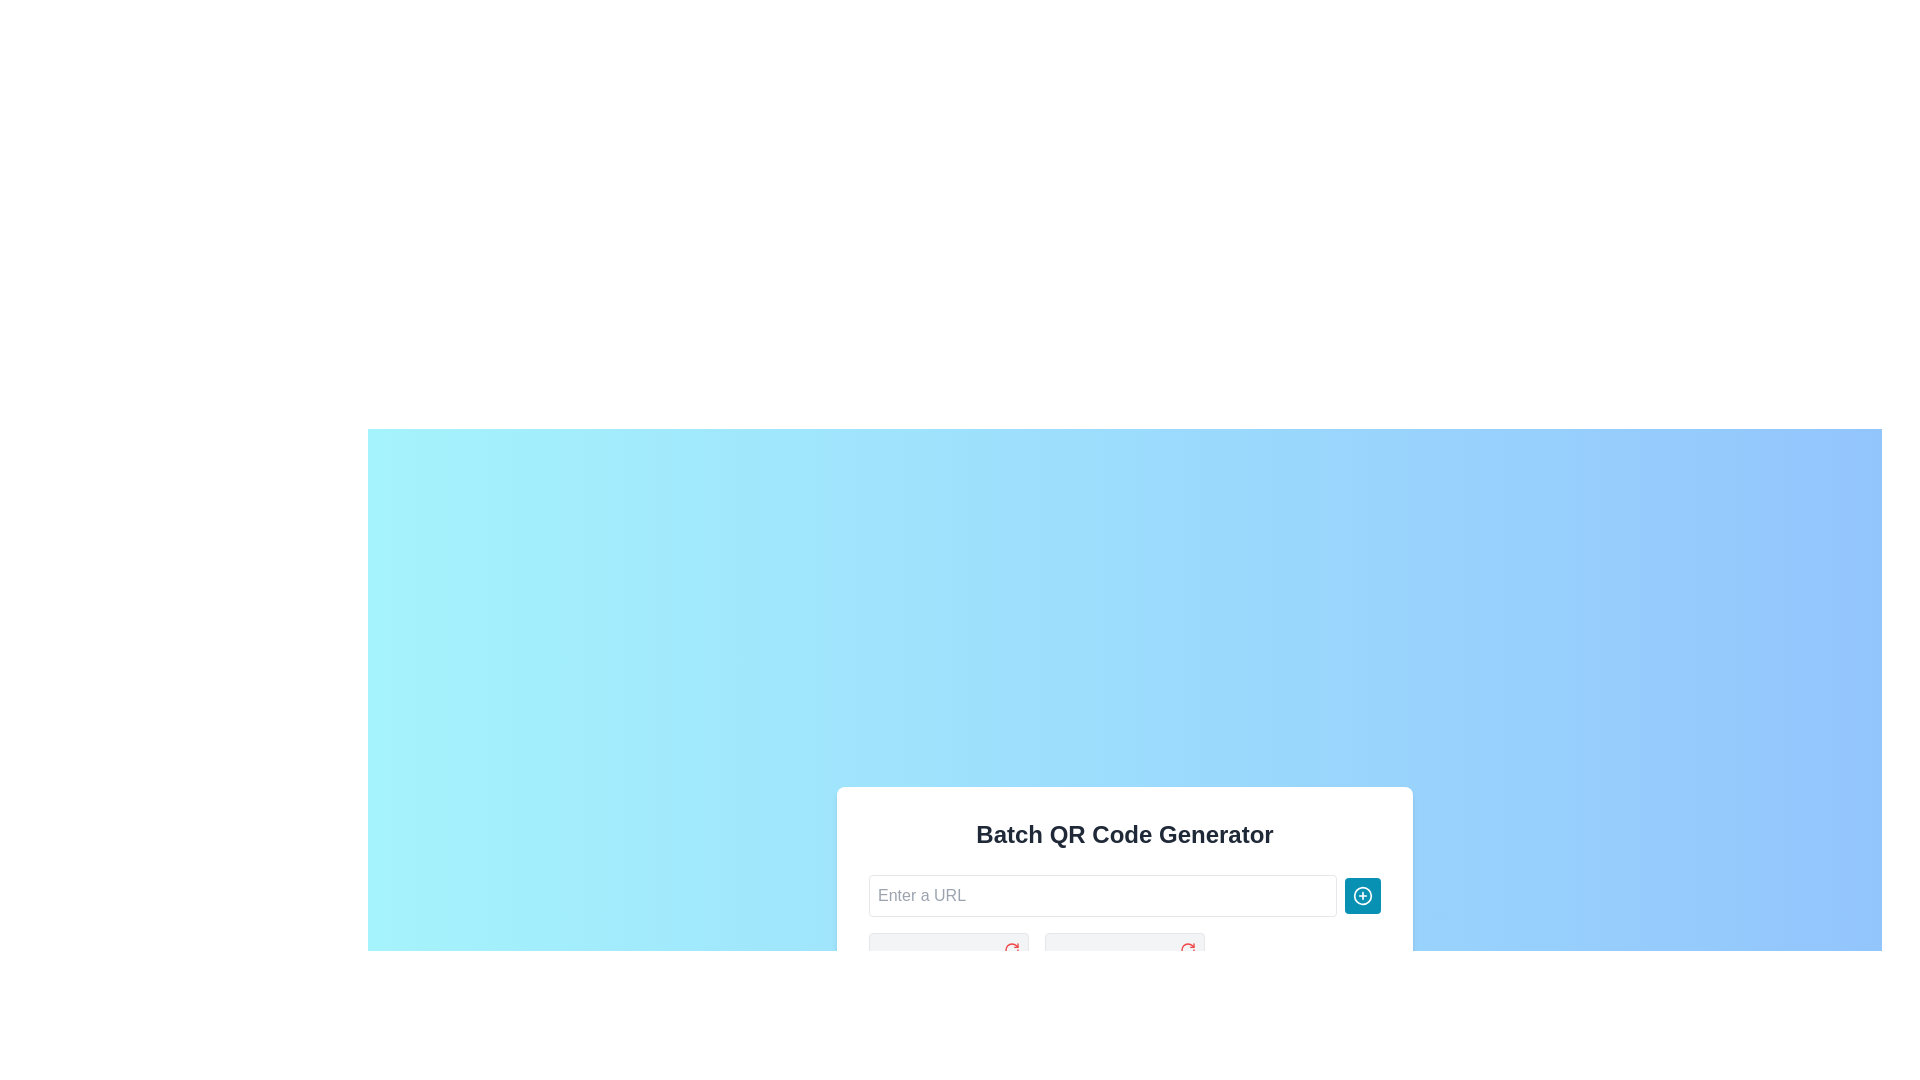 The image size is (1920, 1080). What do you see at coordinates (1362, 894) in the screenshot?
I see `the circular button with a cyan background and a white plus sign icon, positioned to the right of the 'Enter a URL' text input field, to trigger hover effects` at bounding box center [1362, 894].